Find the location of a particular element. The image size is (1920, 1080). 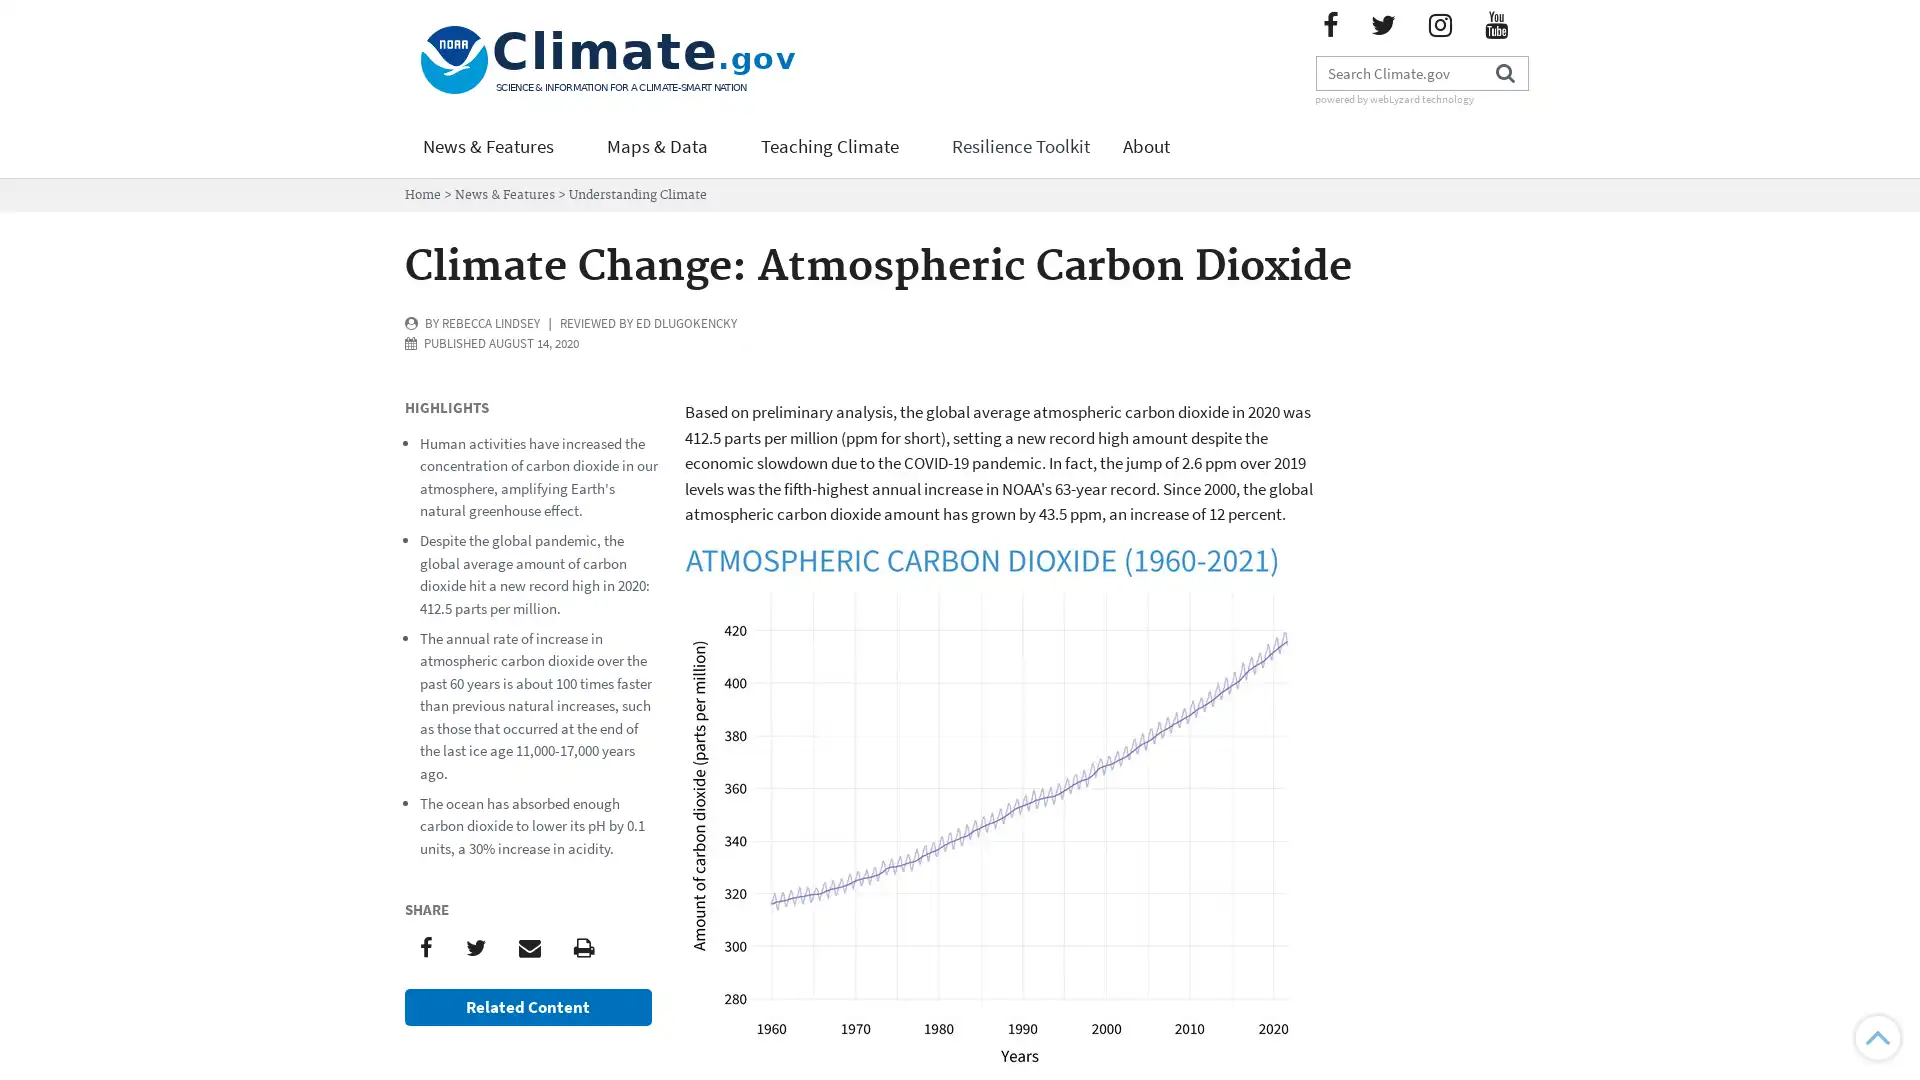

About is located at coordinates (1156, 146).